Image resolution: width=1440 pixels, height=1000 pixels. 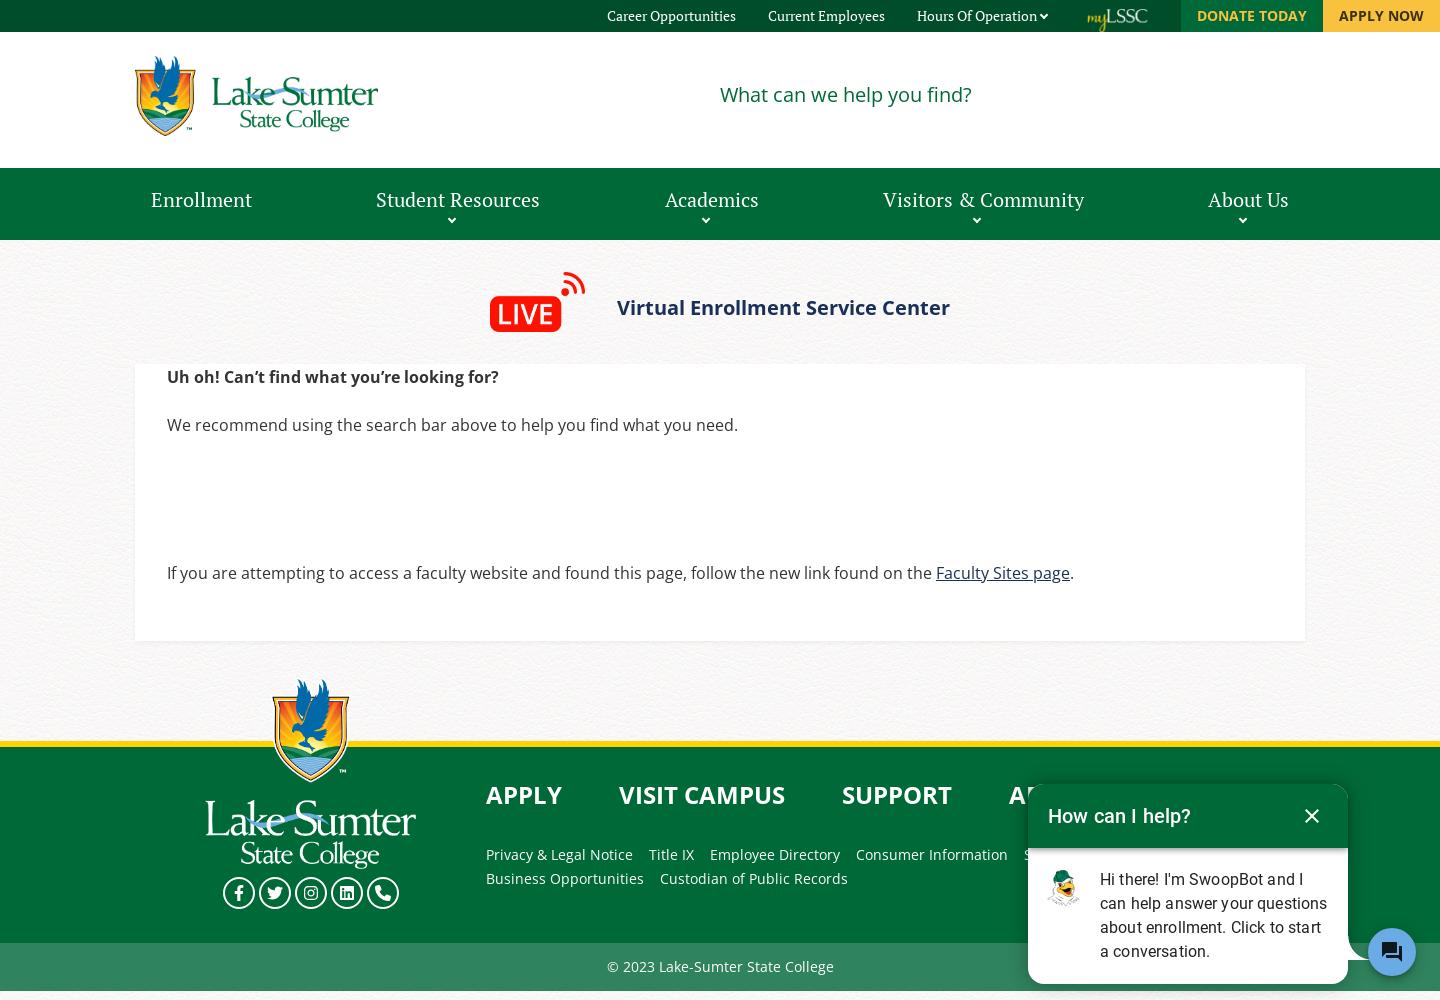 I want to click on 'Business Opportunities', so click(x=565, y=878).